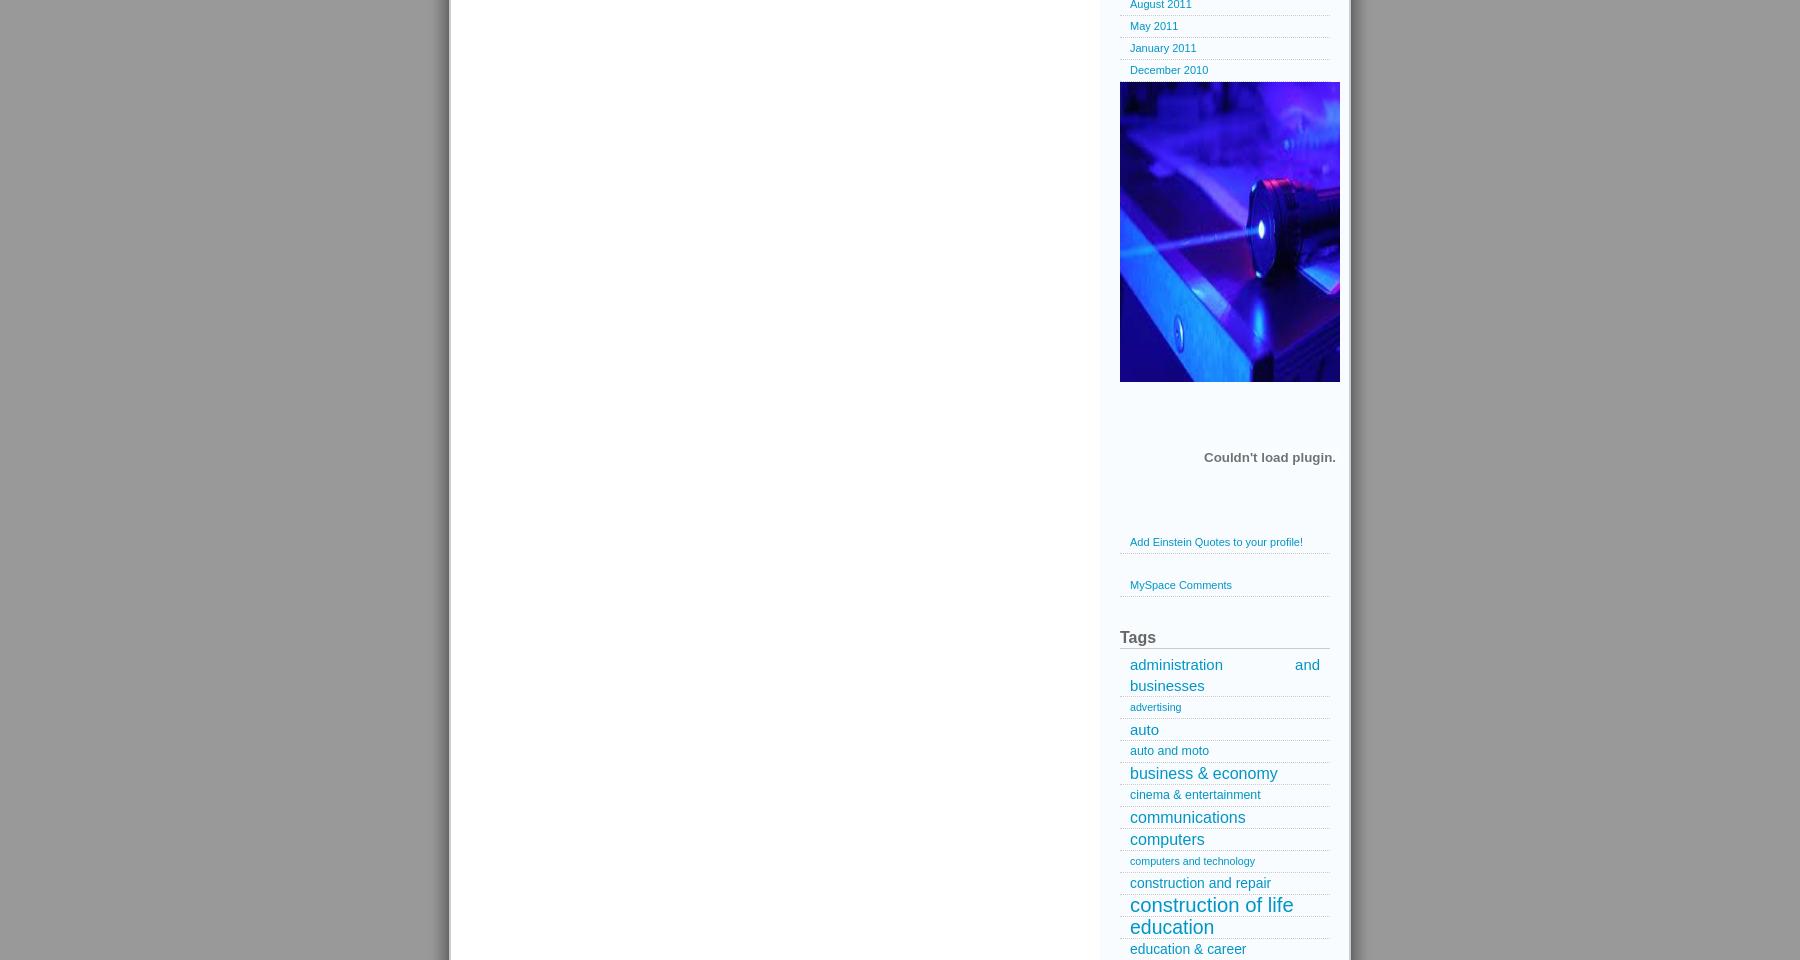  I want to click on 'December 2010', so click(1129, 69).